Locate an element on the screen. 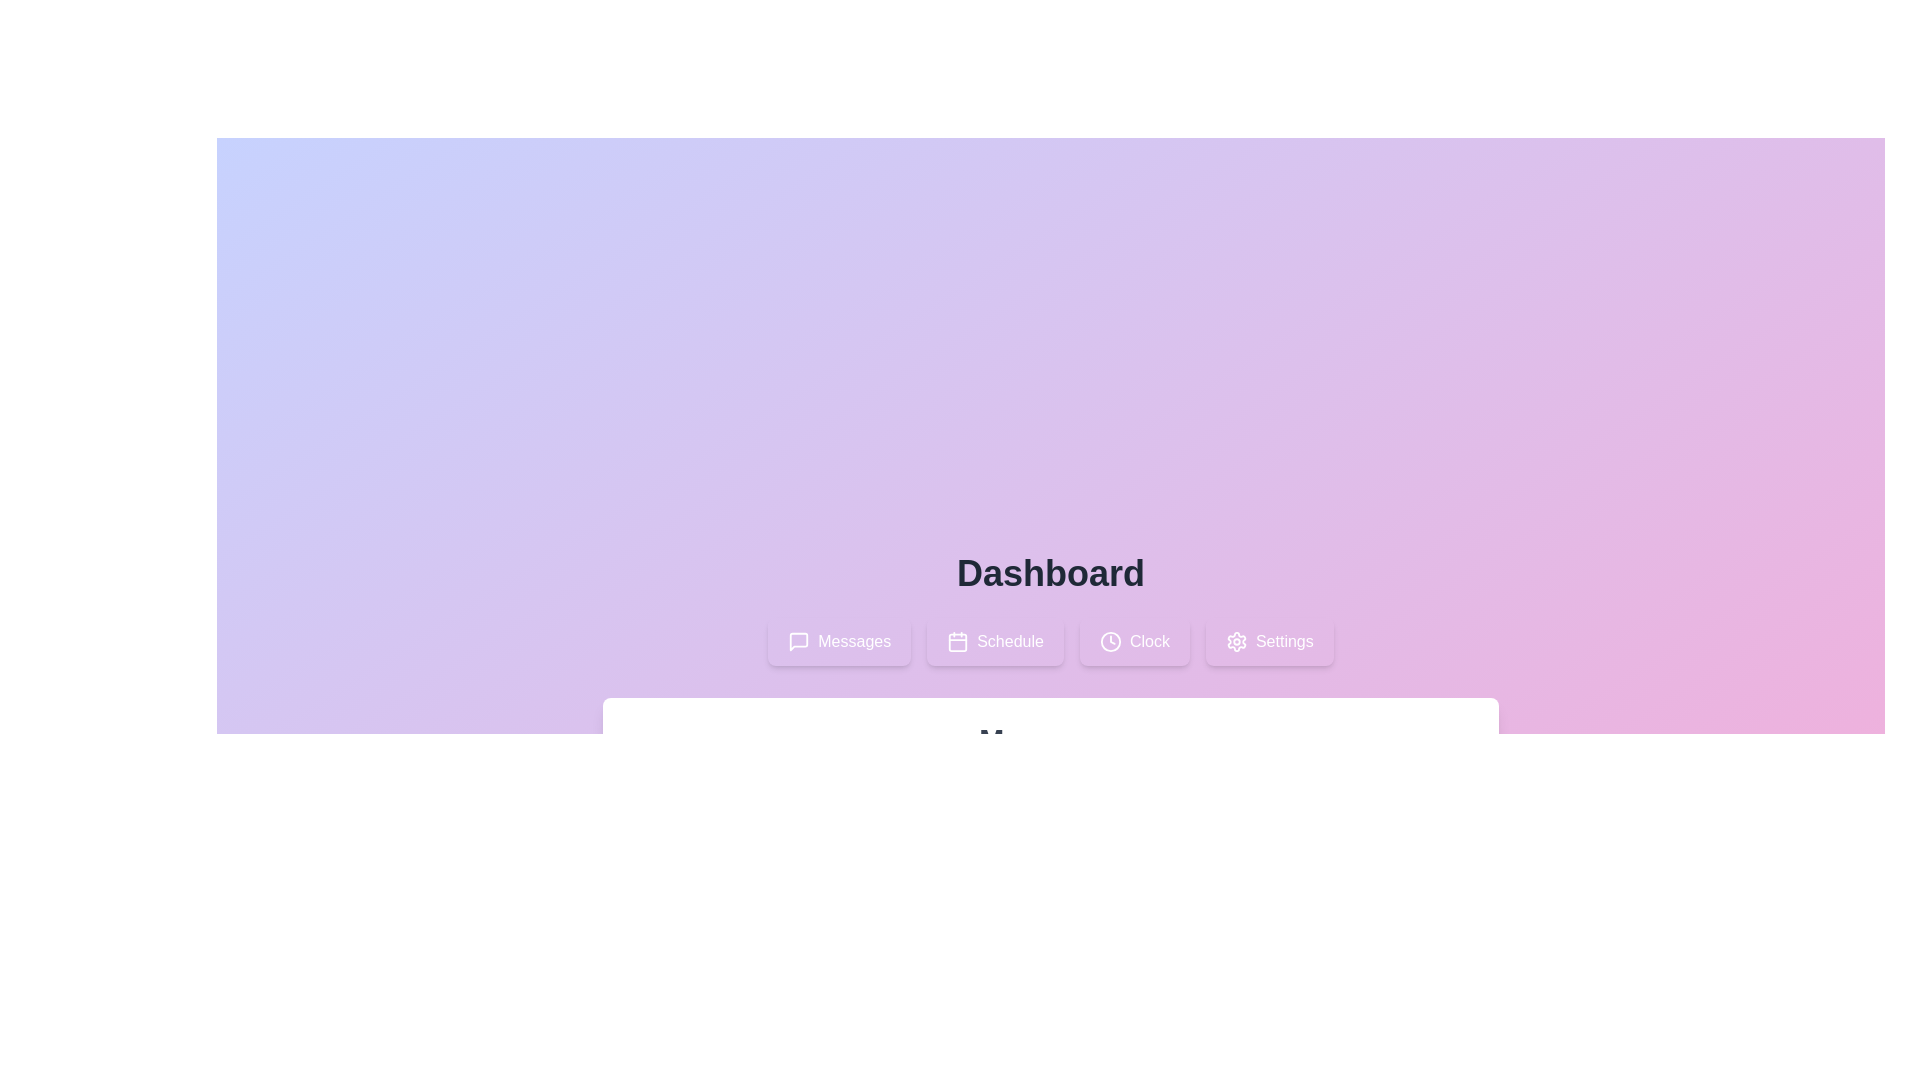 The width and height of the screenshot is (1920, 1080). the header section to observe the information displayed is located at coordinates (1050, 574).